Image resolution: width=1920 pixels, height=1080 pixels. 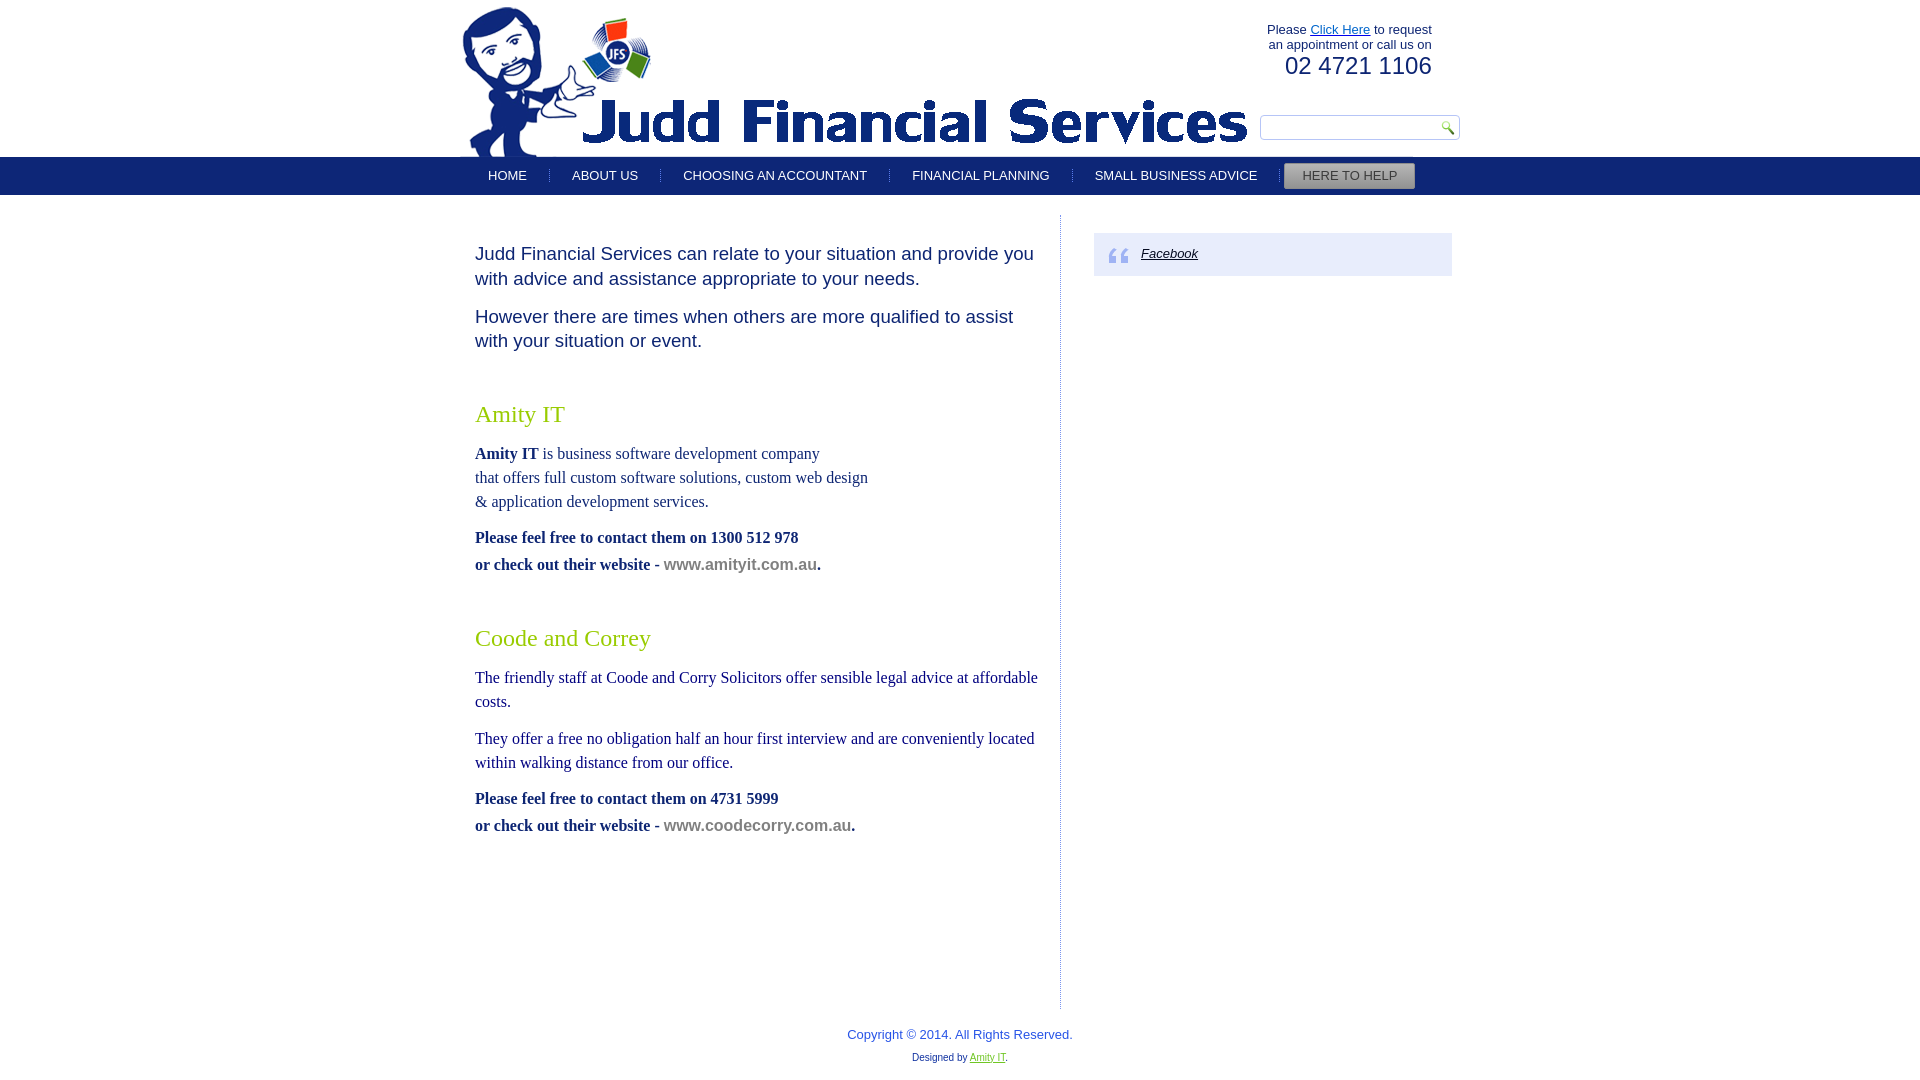 I want to click on 'SMALL BUSINESS ADVICE', so click(x=1075, y=175).